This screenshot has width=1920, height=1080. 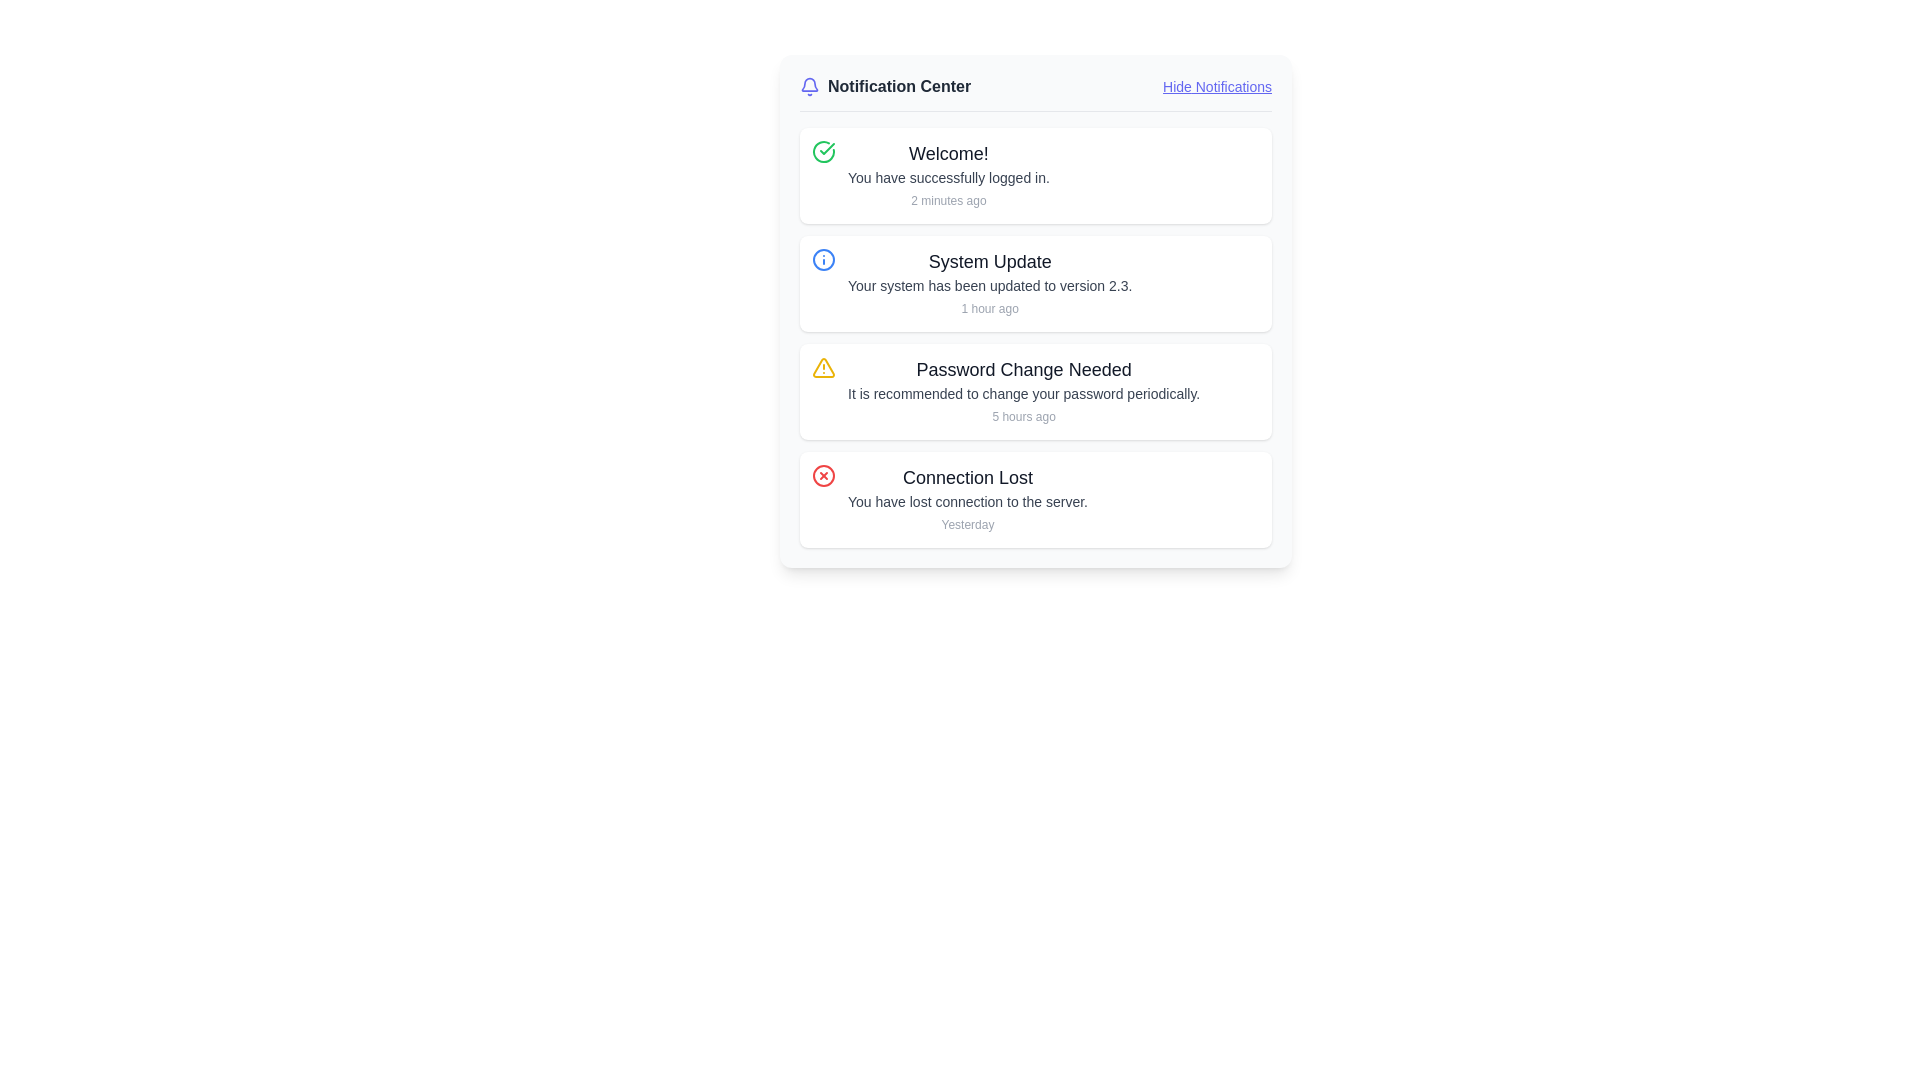 What do you see at coordinates (968, 499) in the screenshot?
I see `the notification text block that informs the user about the disconnection issue from the server, located in the fourth notification card within the notification center interface` at bounding box center [968, 499].